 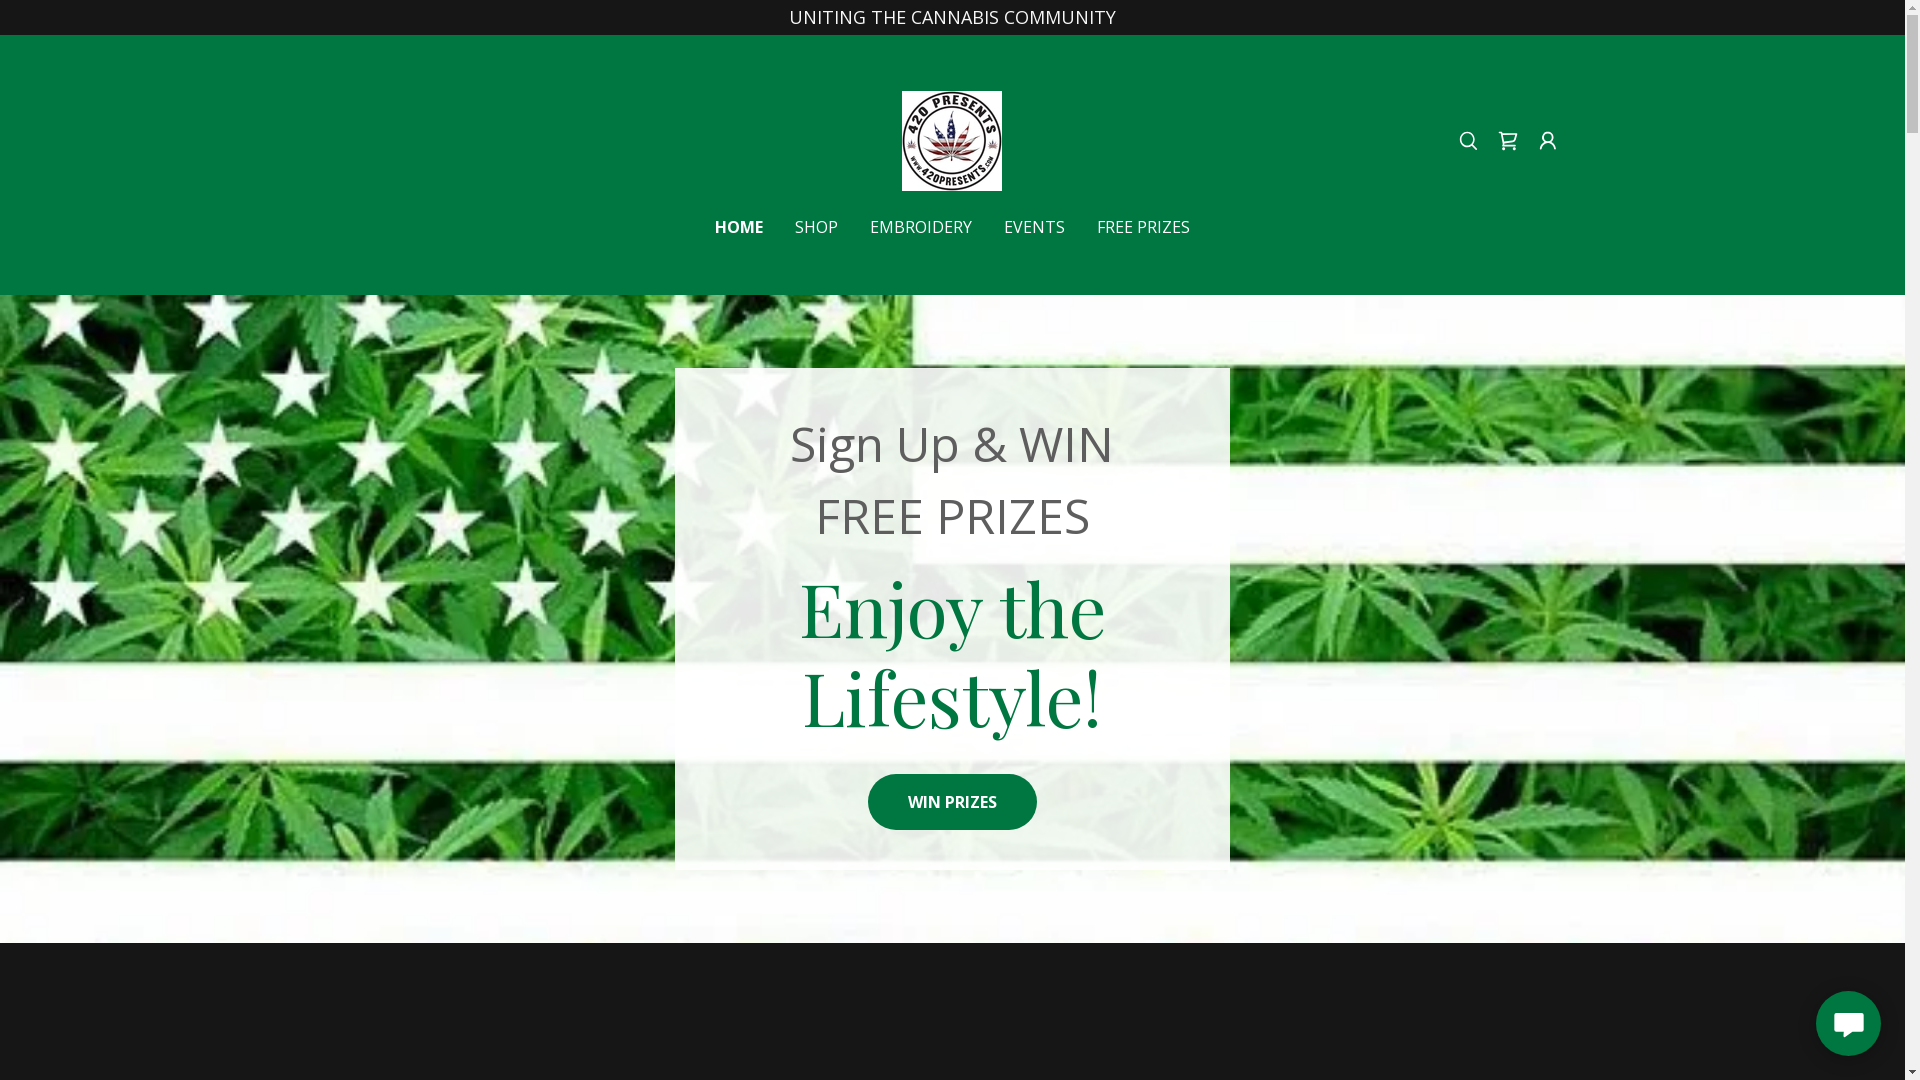 I want to click on 'EVENTS', so click(x=1034, y=226).